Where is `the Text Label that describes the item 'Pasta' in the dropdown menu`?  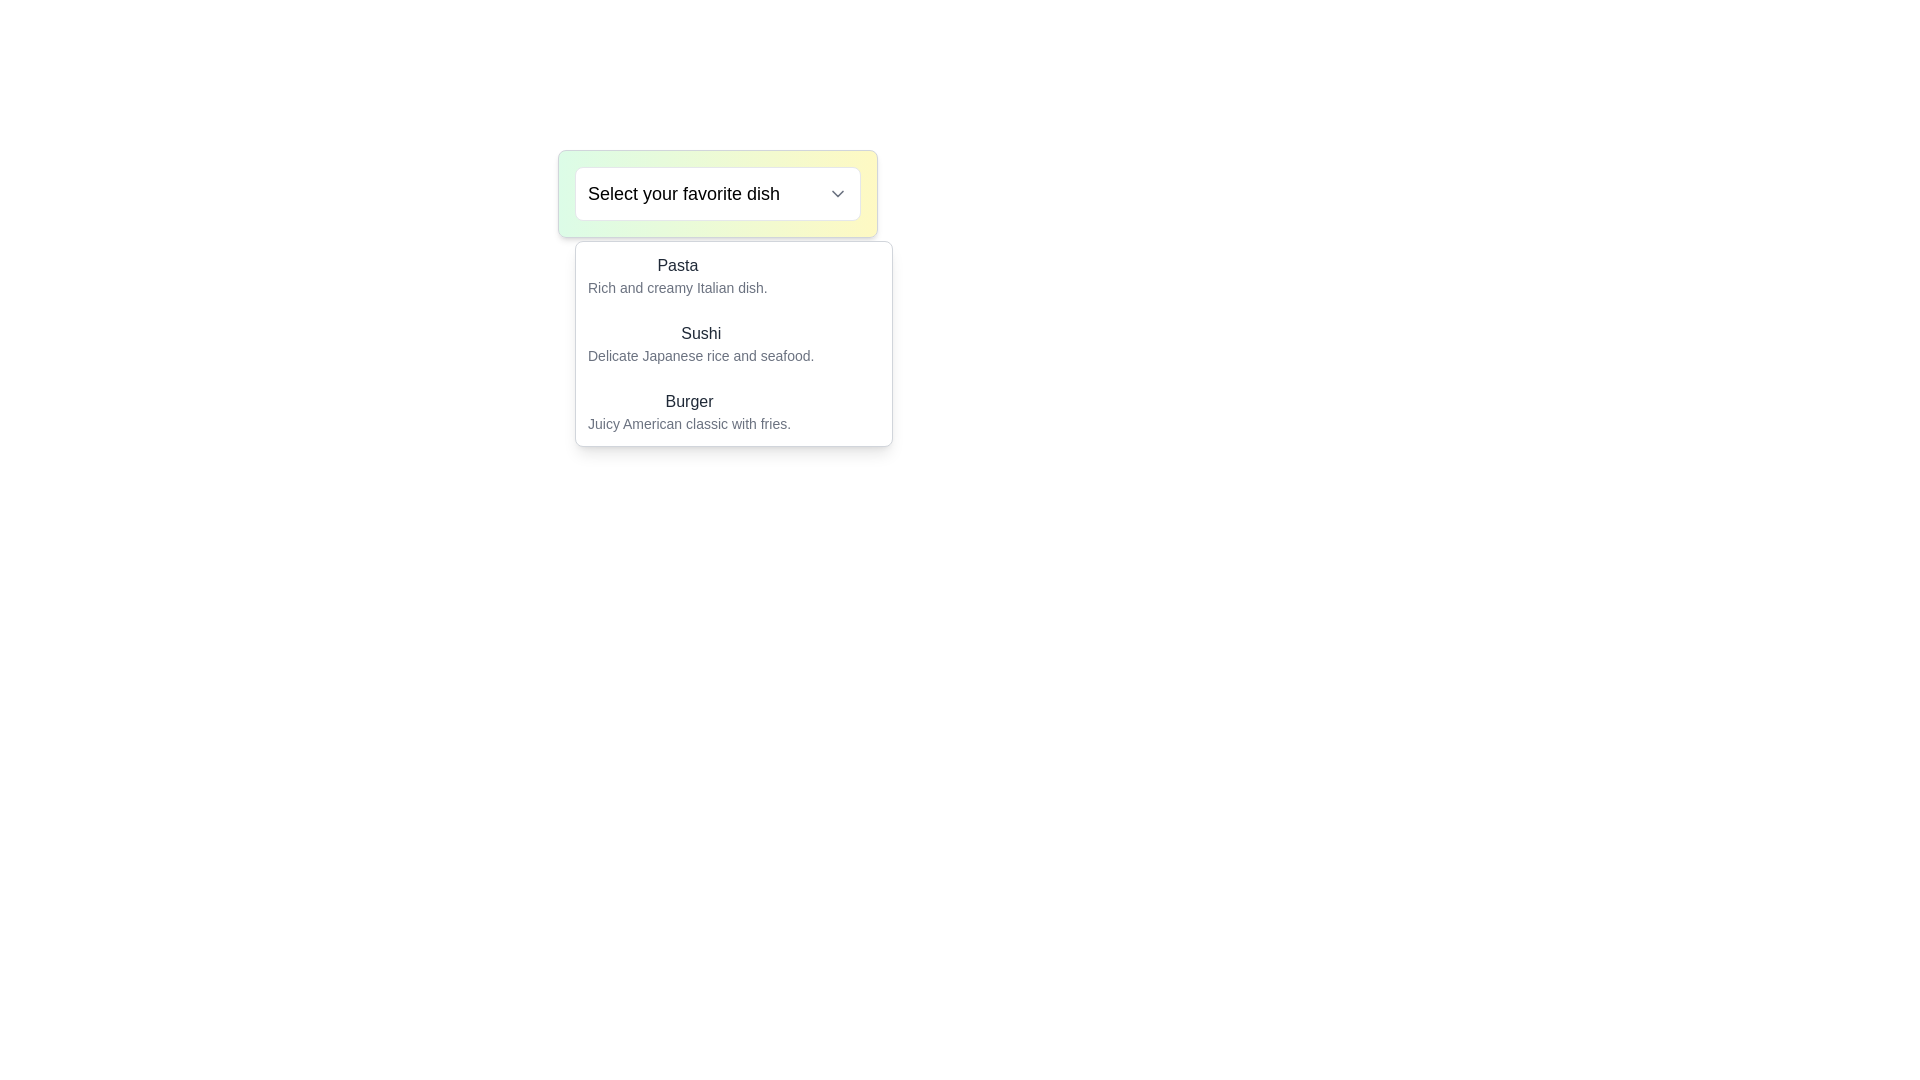 the Text Label that describes the item 'Pasta' in the dropdown menu is located at coordinates (677, 288).